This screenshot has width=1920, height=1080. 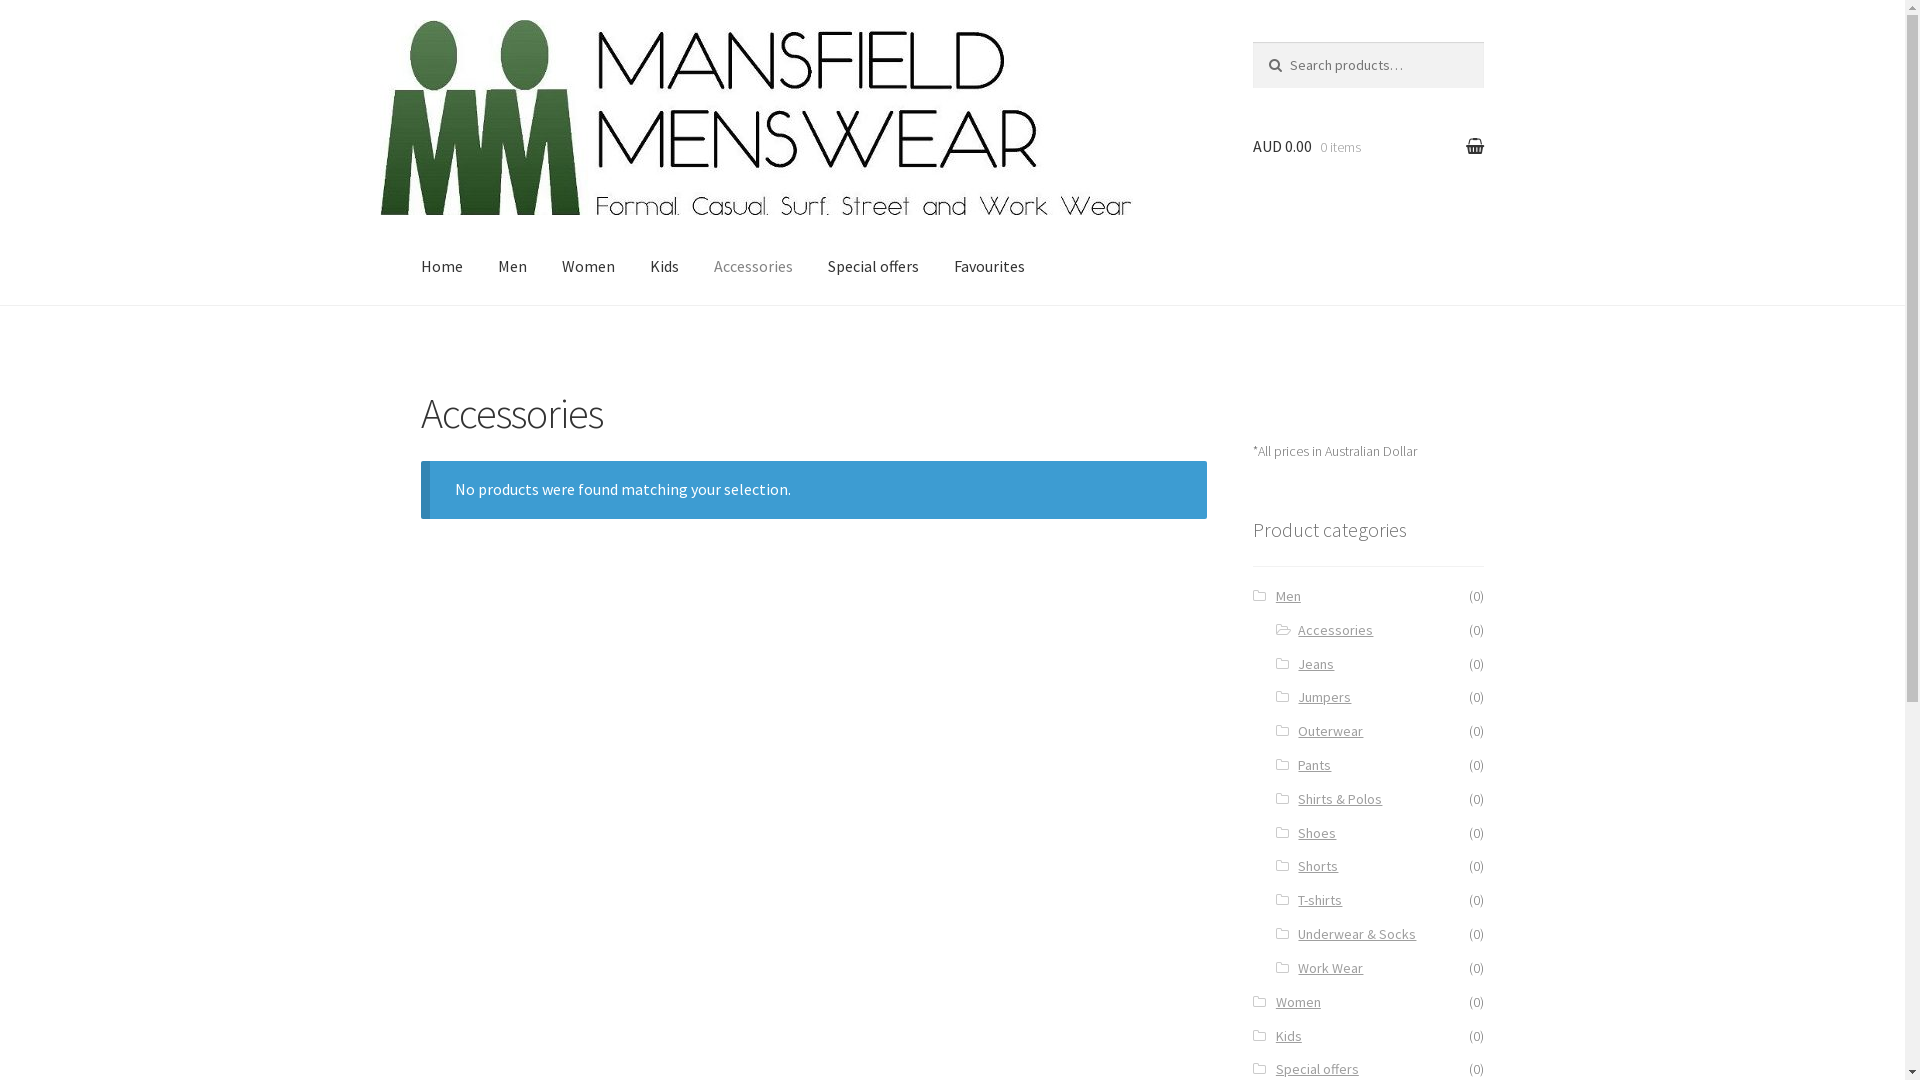 What do you see at coordinates (483, 53) in the screenshot?
I see `'Skip to navigation'` at bounding box center [483, 53].